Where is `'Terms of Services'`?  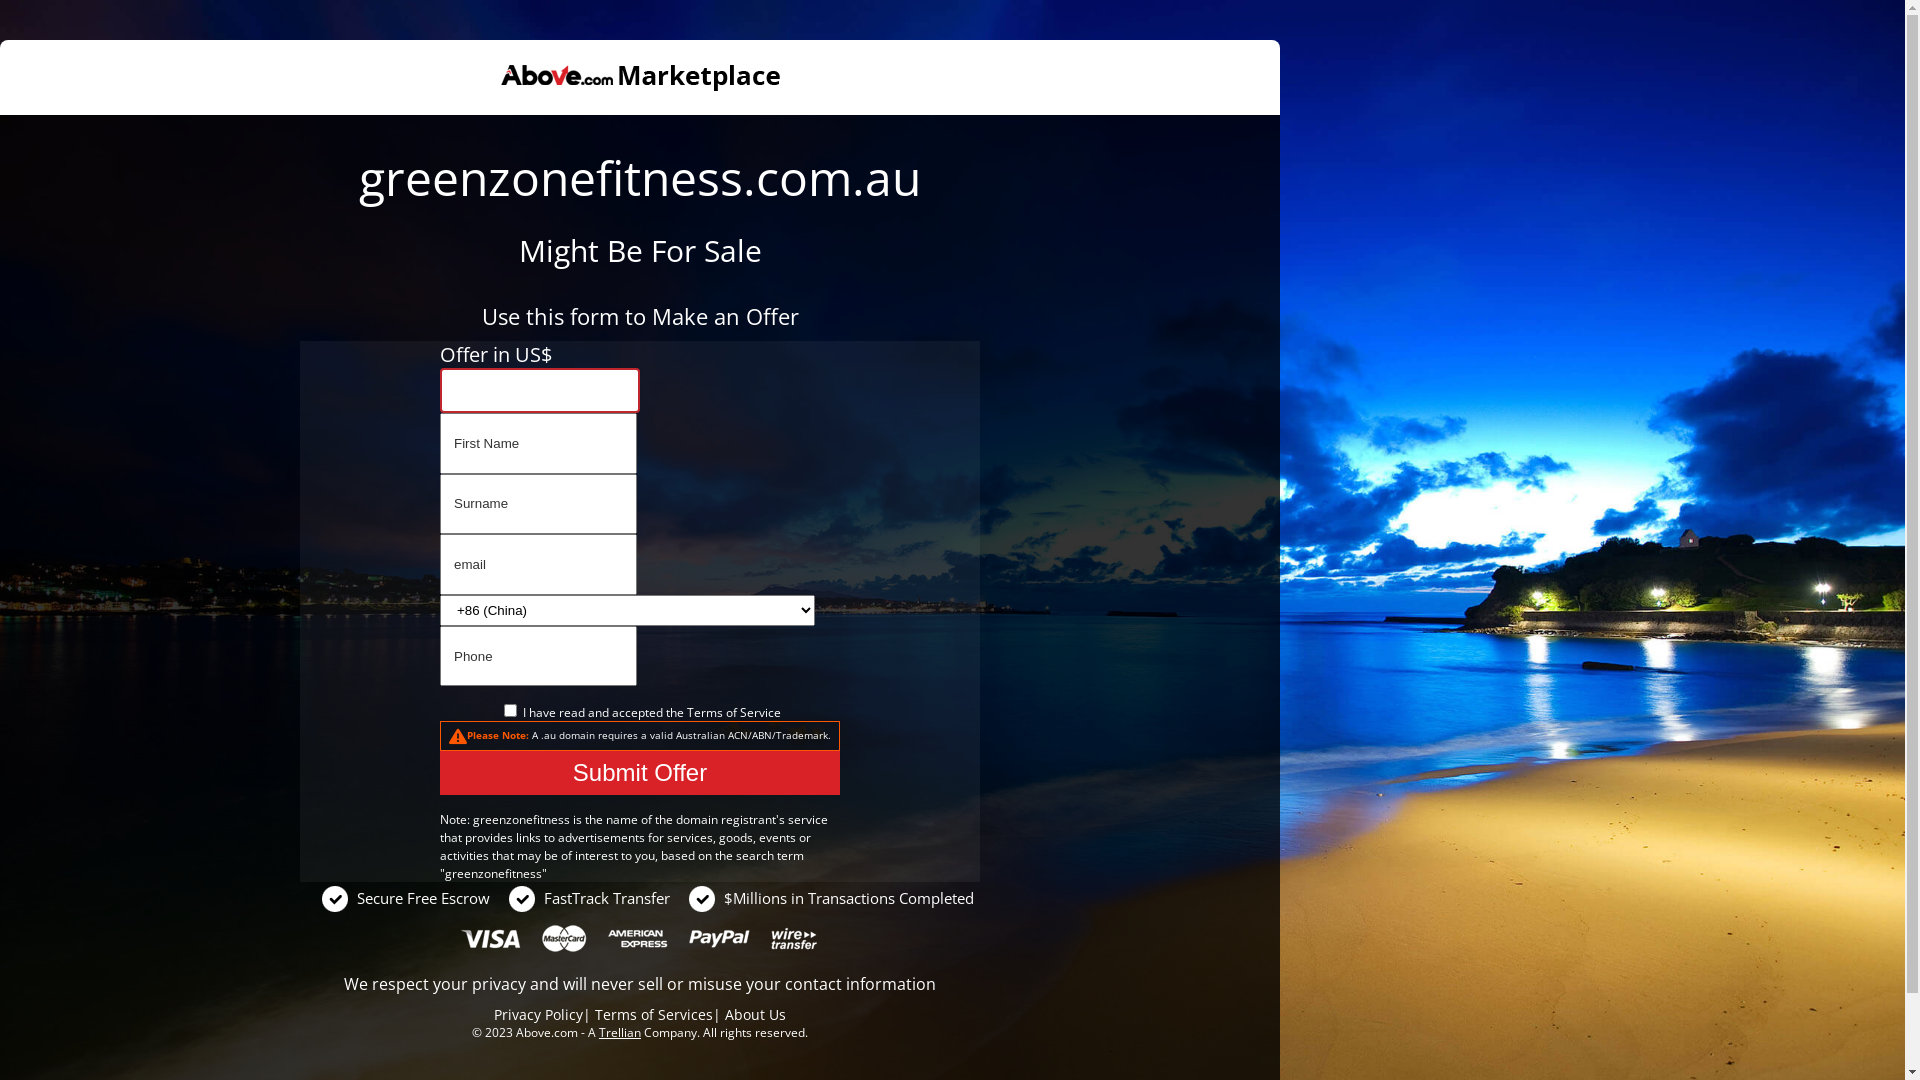
'Terms of Services' is located at coordinates (594, 1014).